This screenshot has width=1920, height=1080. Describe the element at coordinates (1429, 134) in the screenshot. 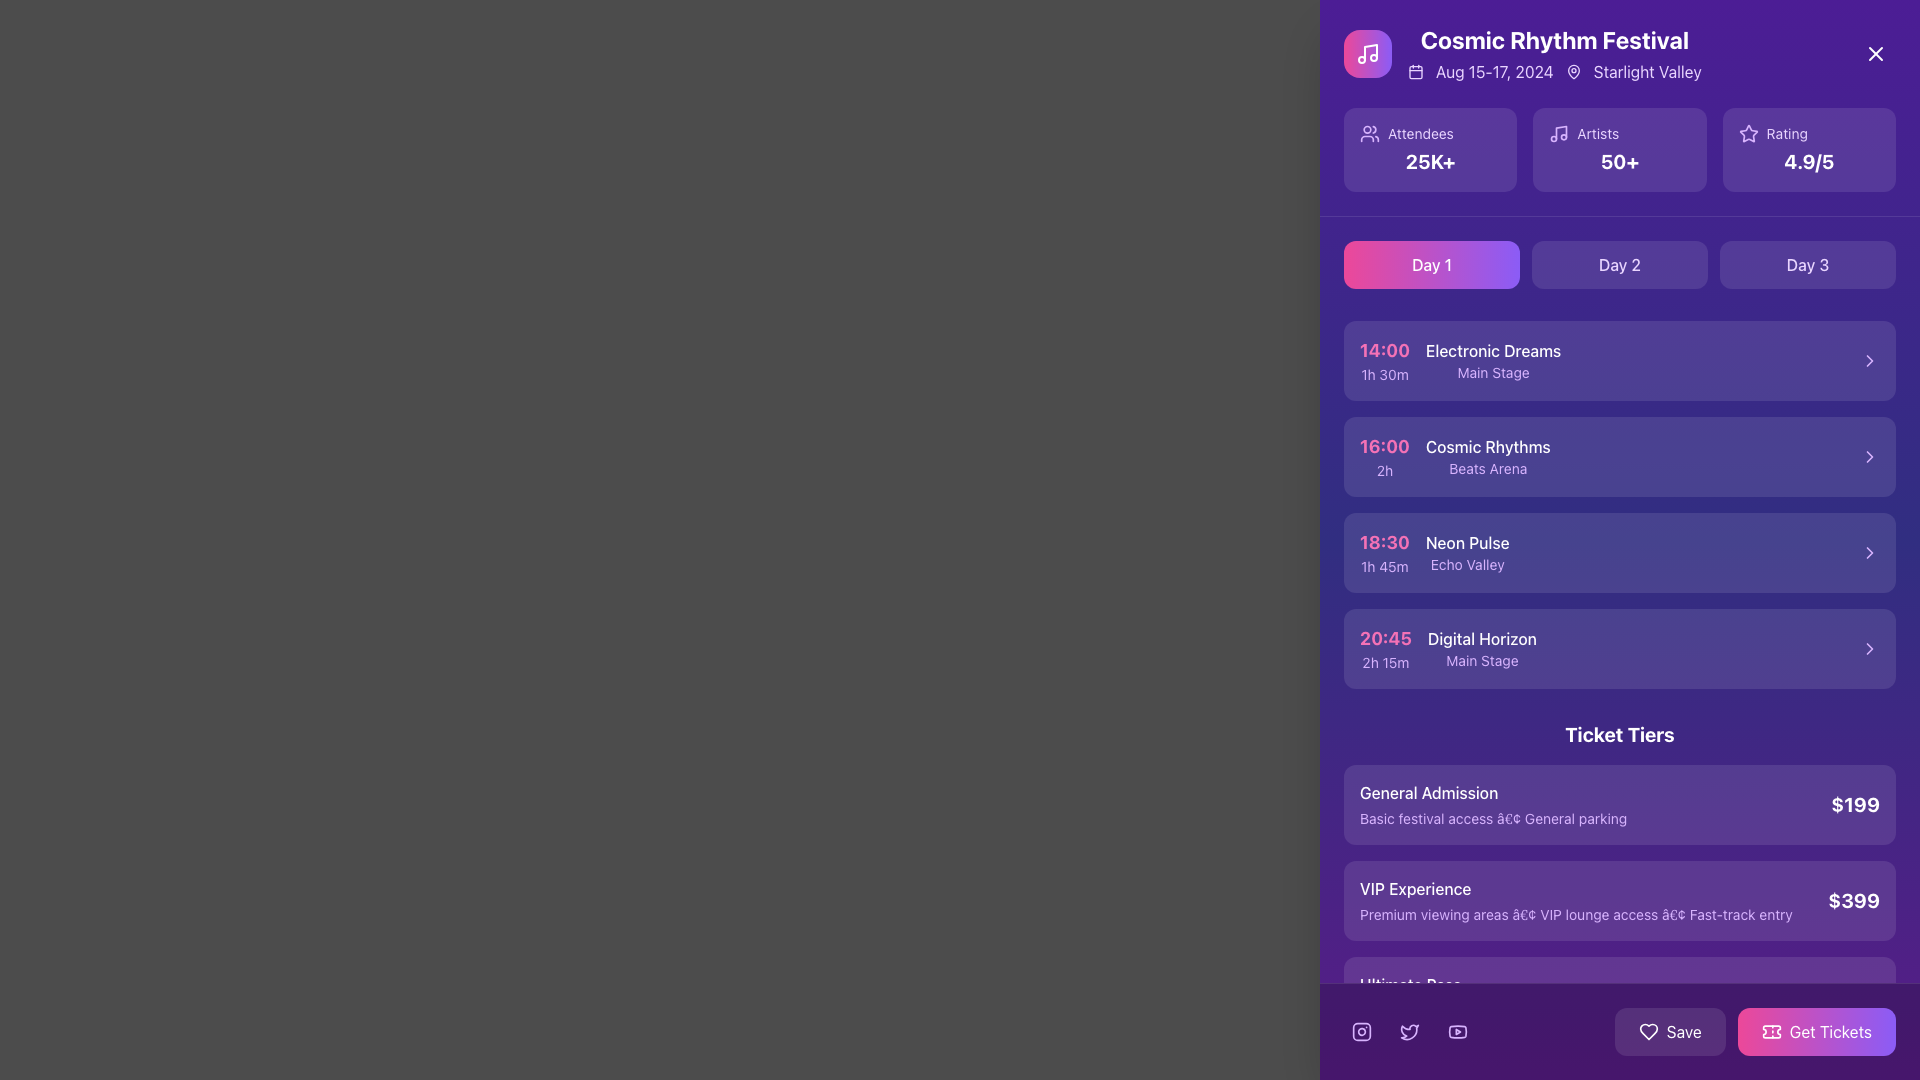

I see `the Text Element that serves as a label describing the count of attendees, located above the '25K+' text` at that location.